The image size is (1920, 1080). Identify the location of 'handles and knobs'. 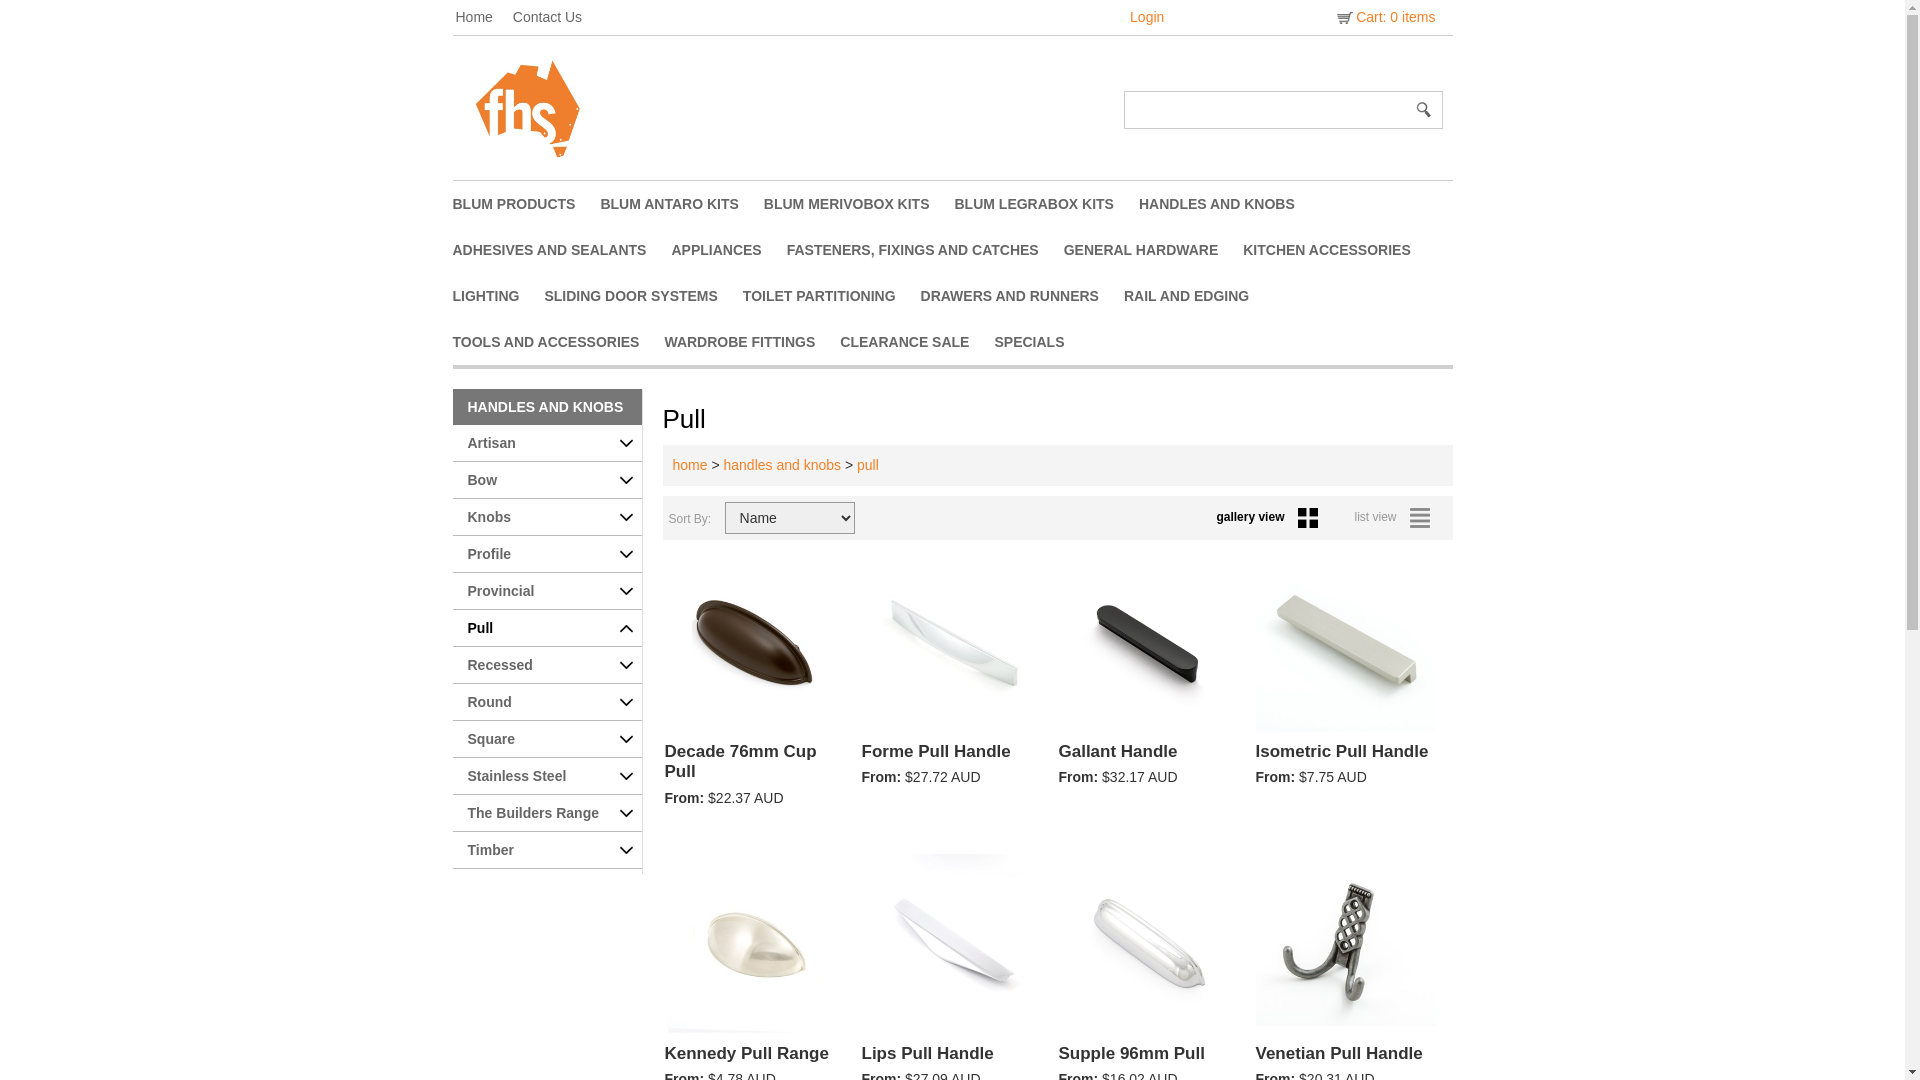
(781, 465).